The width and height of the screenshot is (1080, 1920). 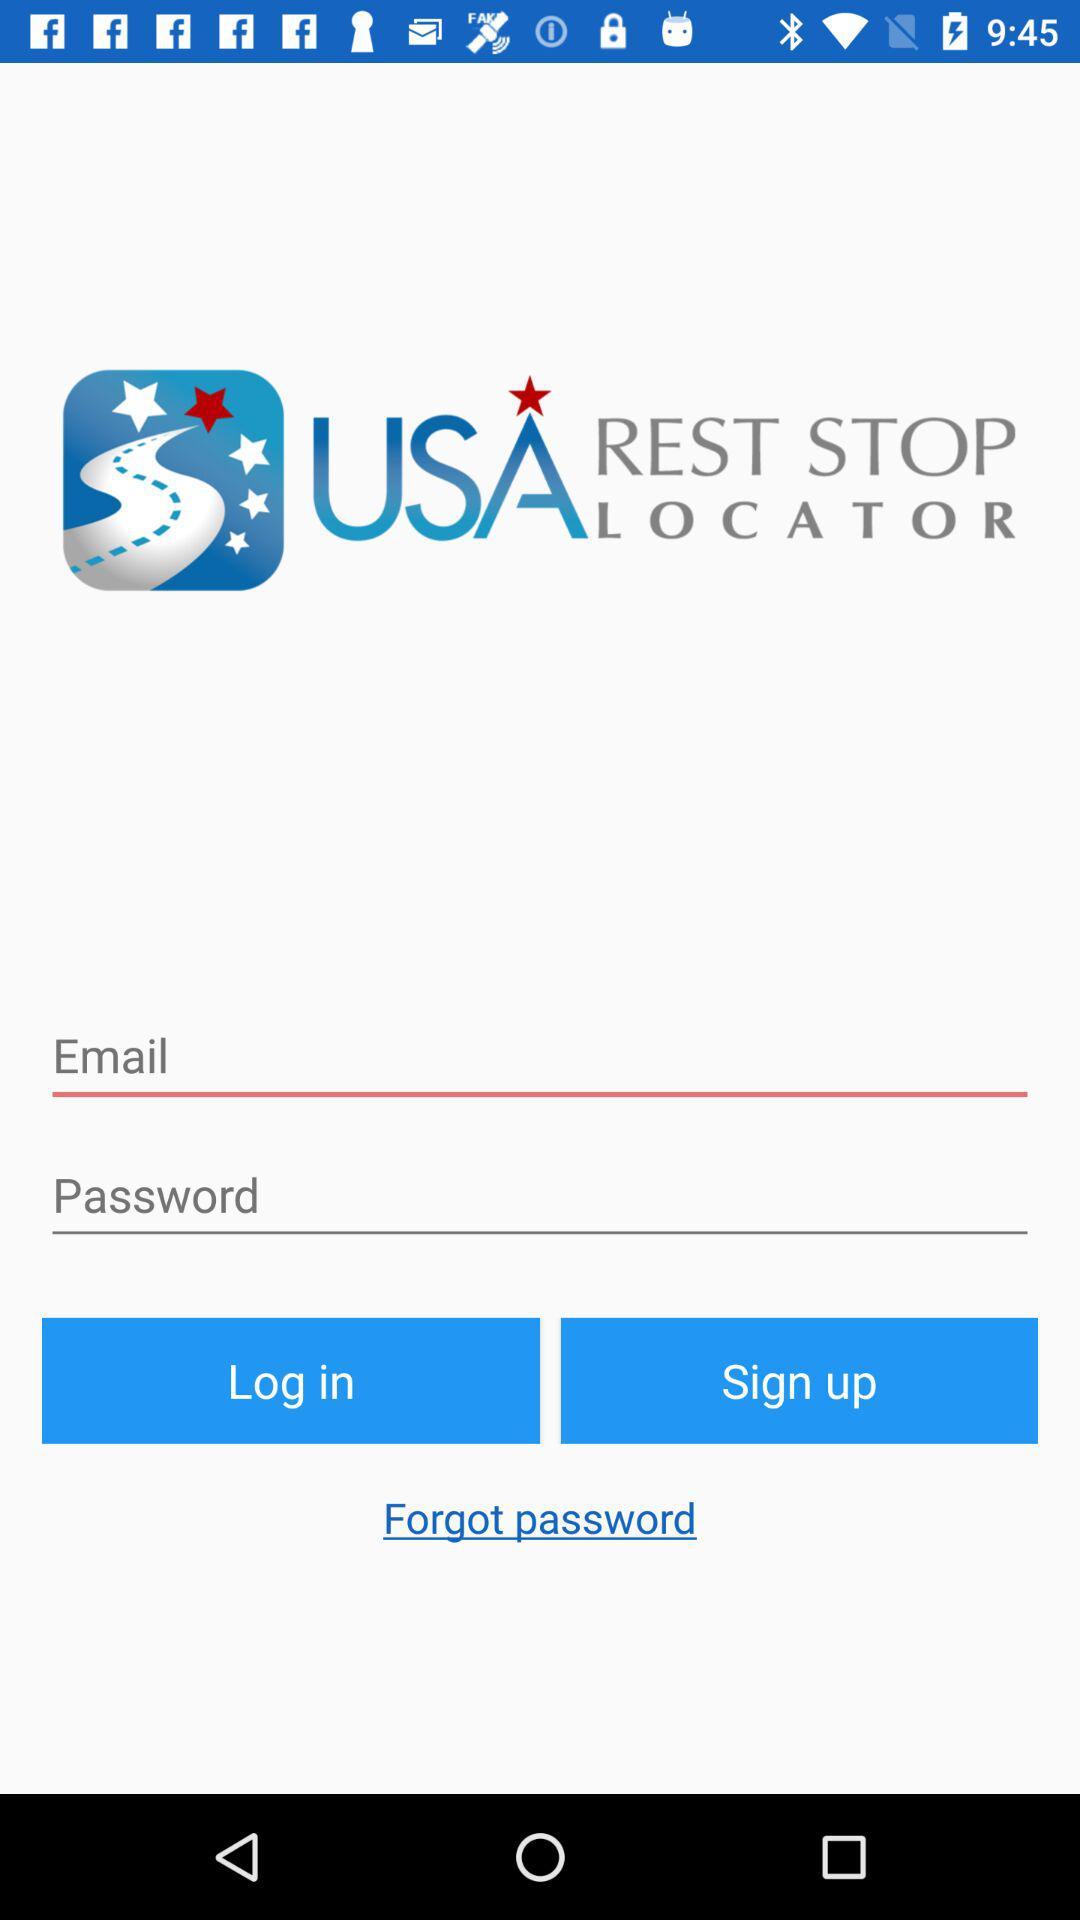 I want to click on the log in icon, so click(x=290, y=1379).